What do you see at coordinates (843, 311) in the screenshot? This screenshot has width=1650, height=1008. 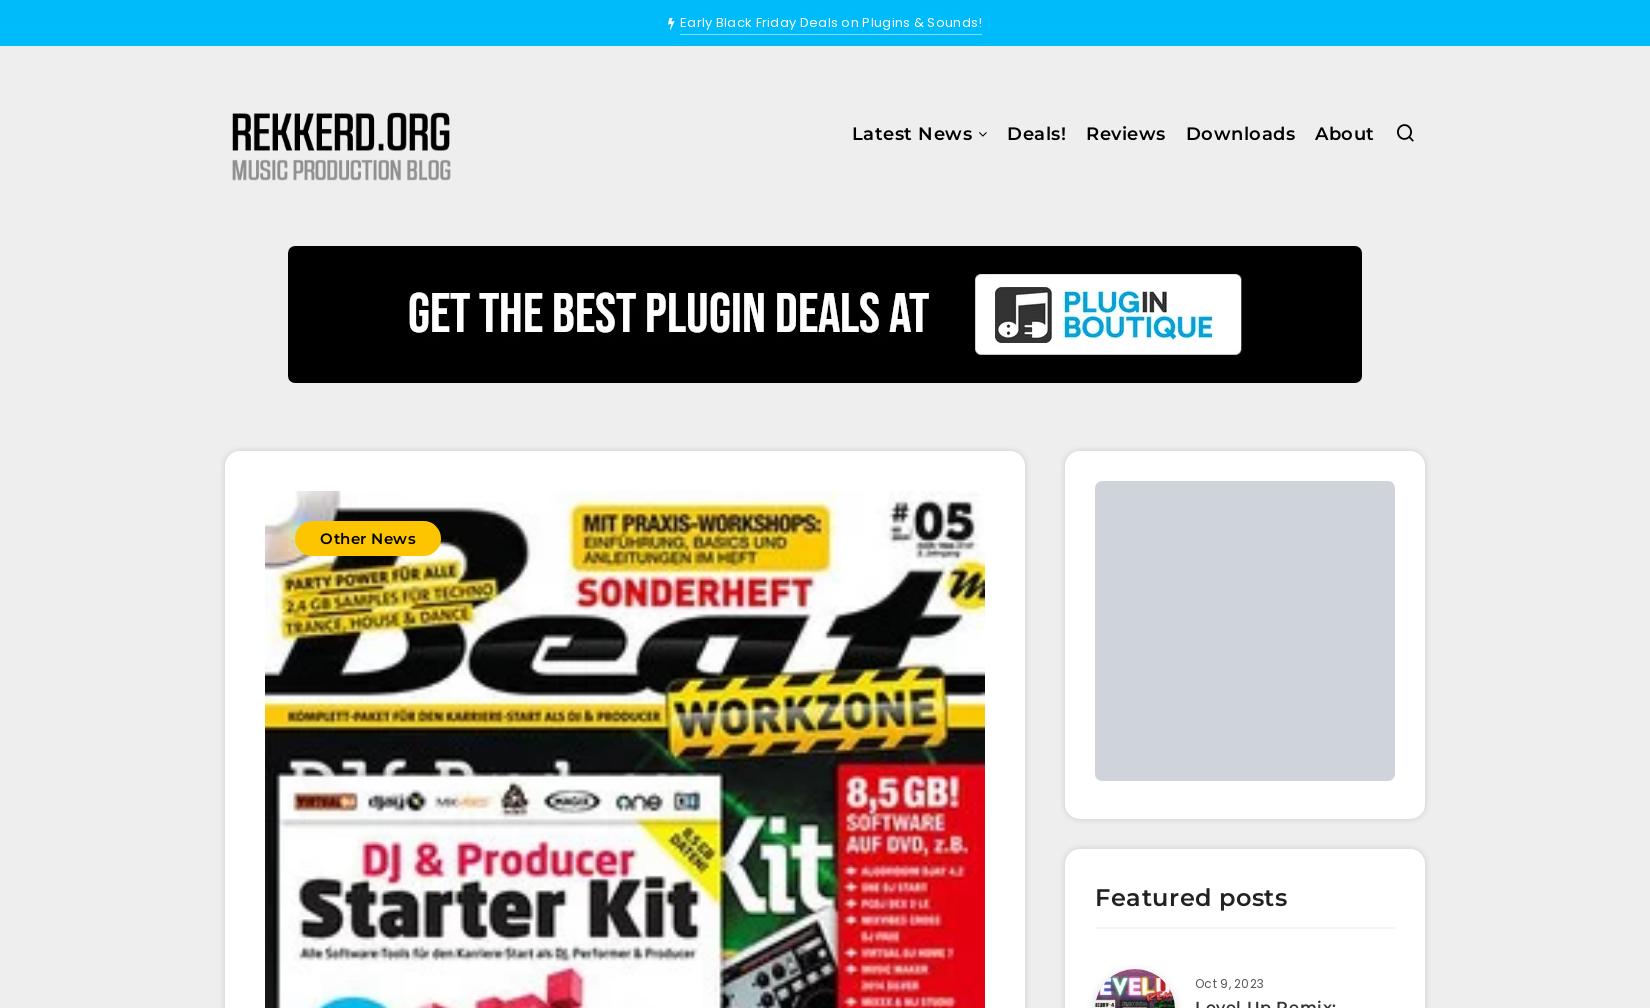 I see `'Samples and Presets'` at bounding box center [843, 311].